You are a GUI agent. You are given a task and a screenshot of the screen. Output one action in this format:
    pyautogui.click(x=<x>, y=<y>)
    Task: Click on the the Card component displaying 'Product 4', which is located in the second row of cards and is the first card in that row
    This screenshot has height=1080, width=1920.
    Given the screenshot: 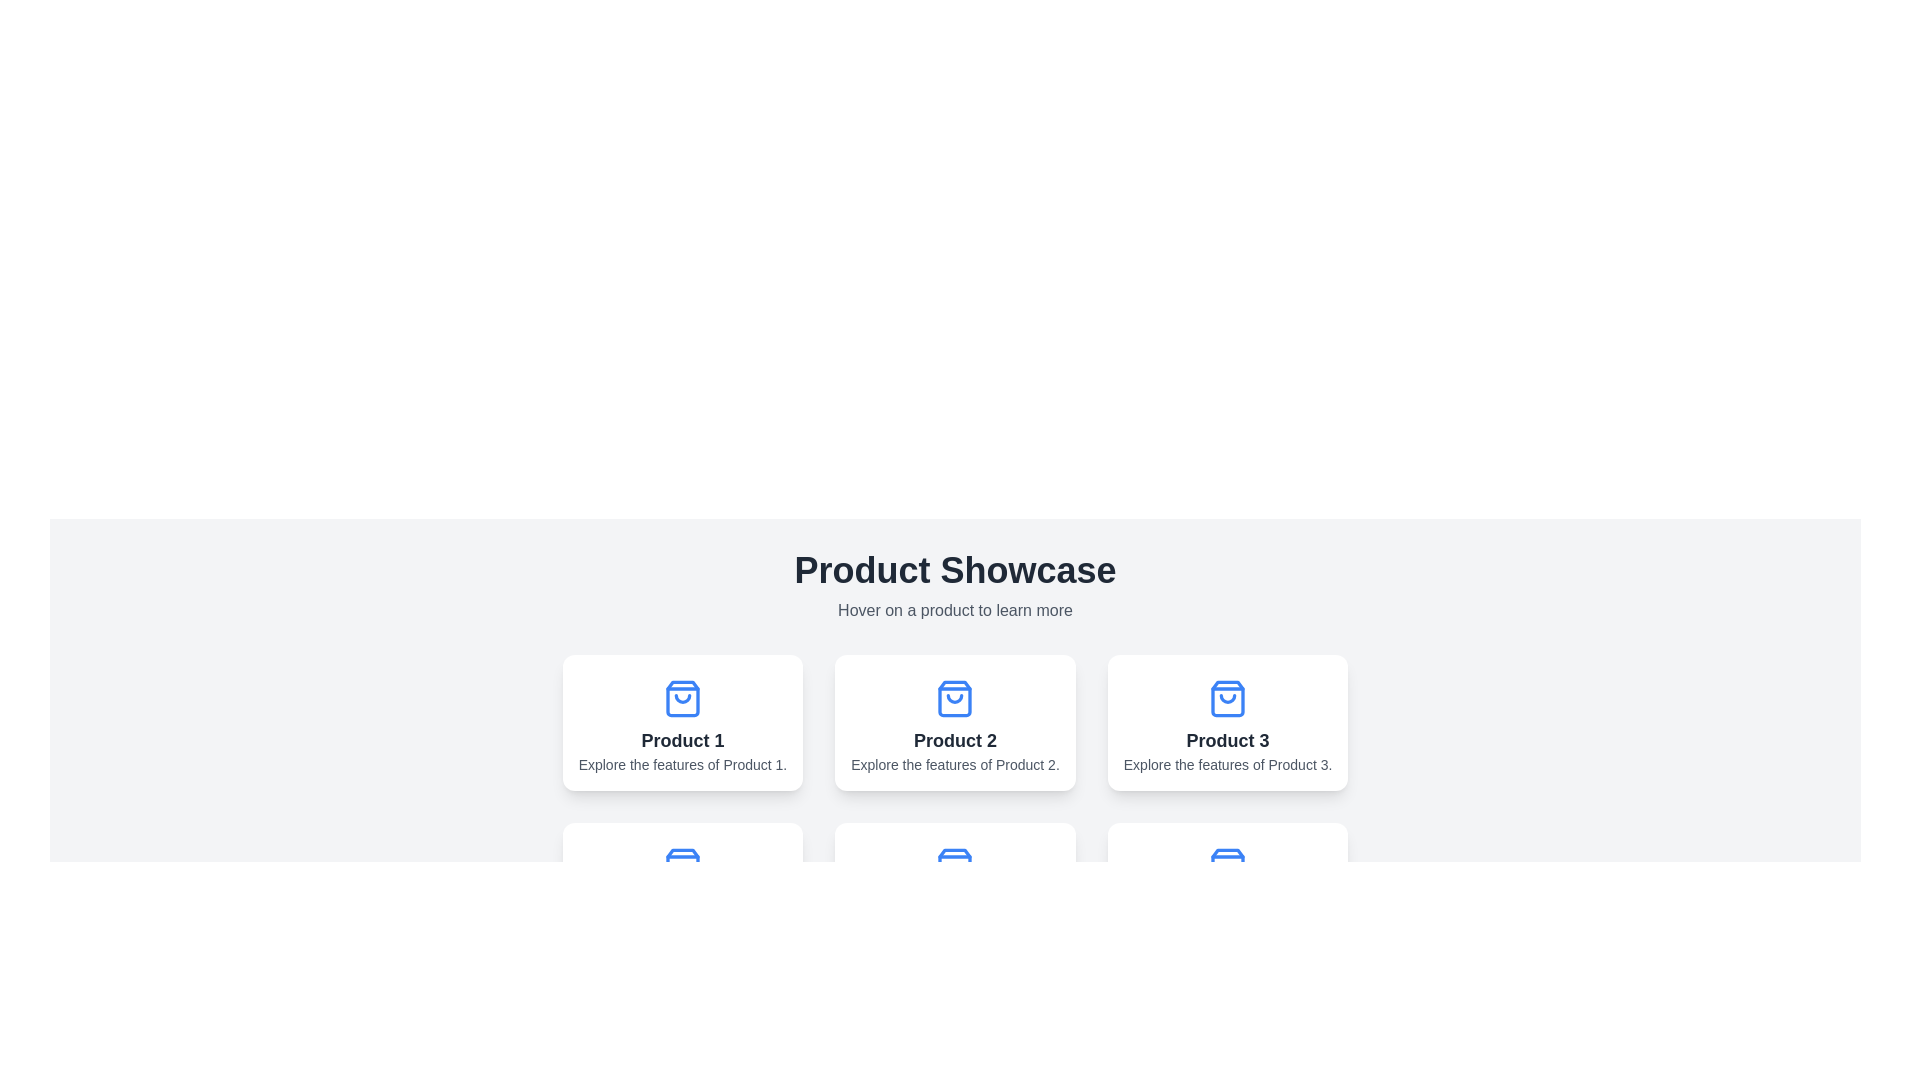 What is the action you would take?
    pyautogui.click(x=682, y=890)
    